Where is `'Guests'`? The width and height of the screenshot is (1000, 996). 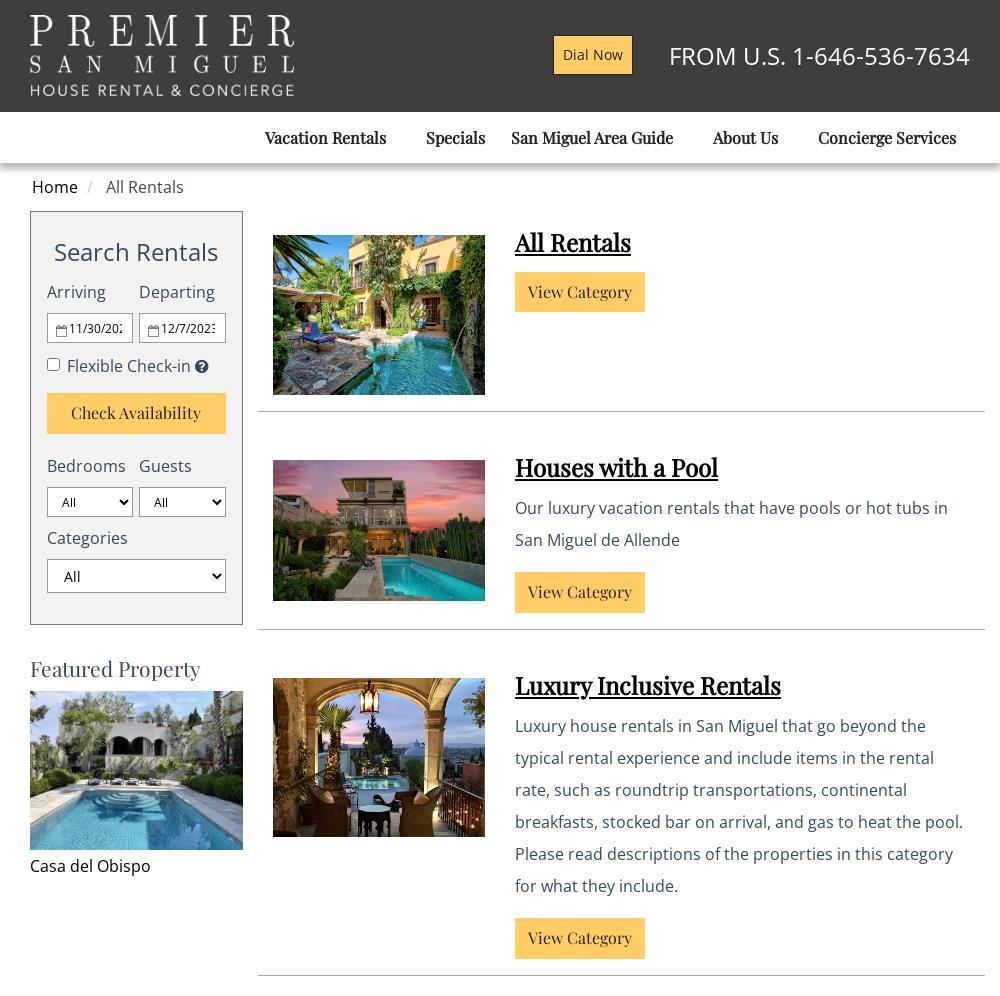
'Guests' is located at coordinates (139, 465).